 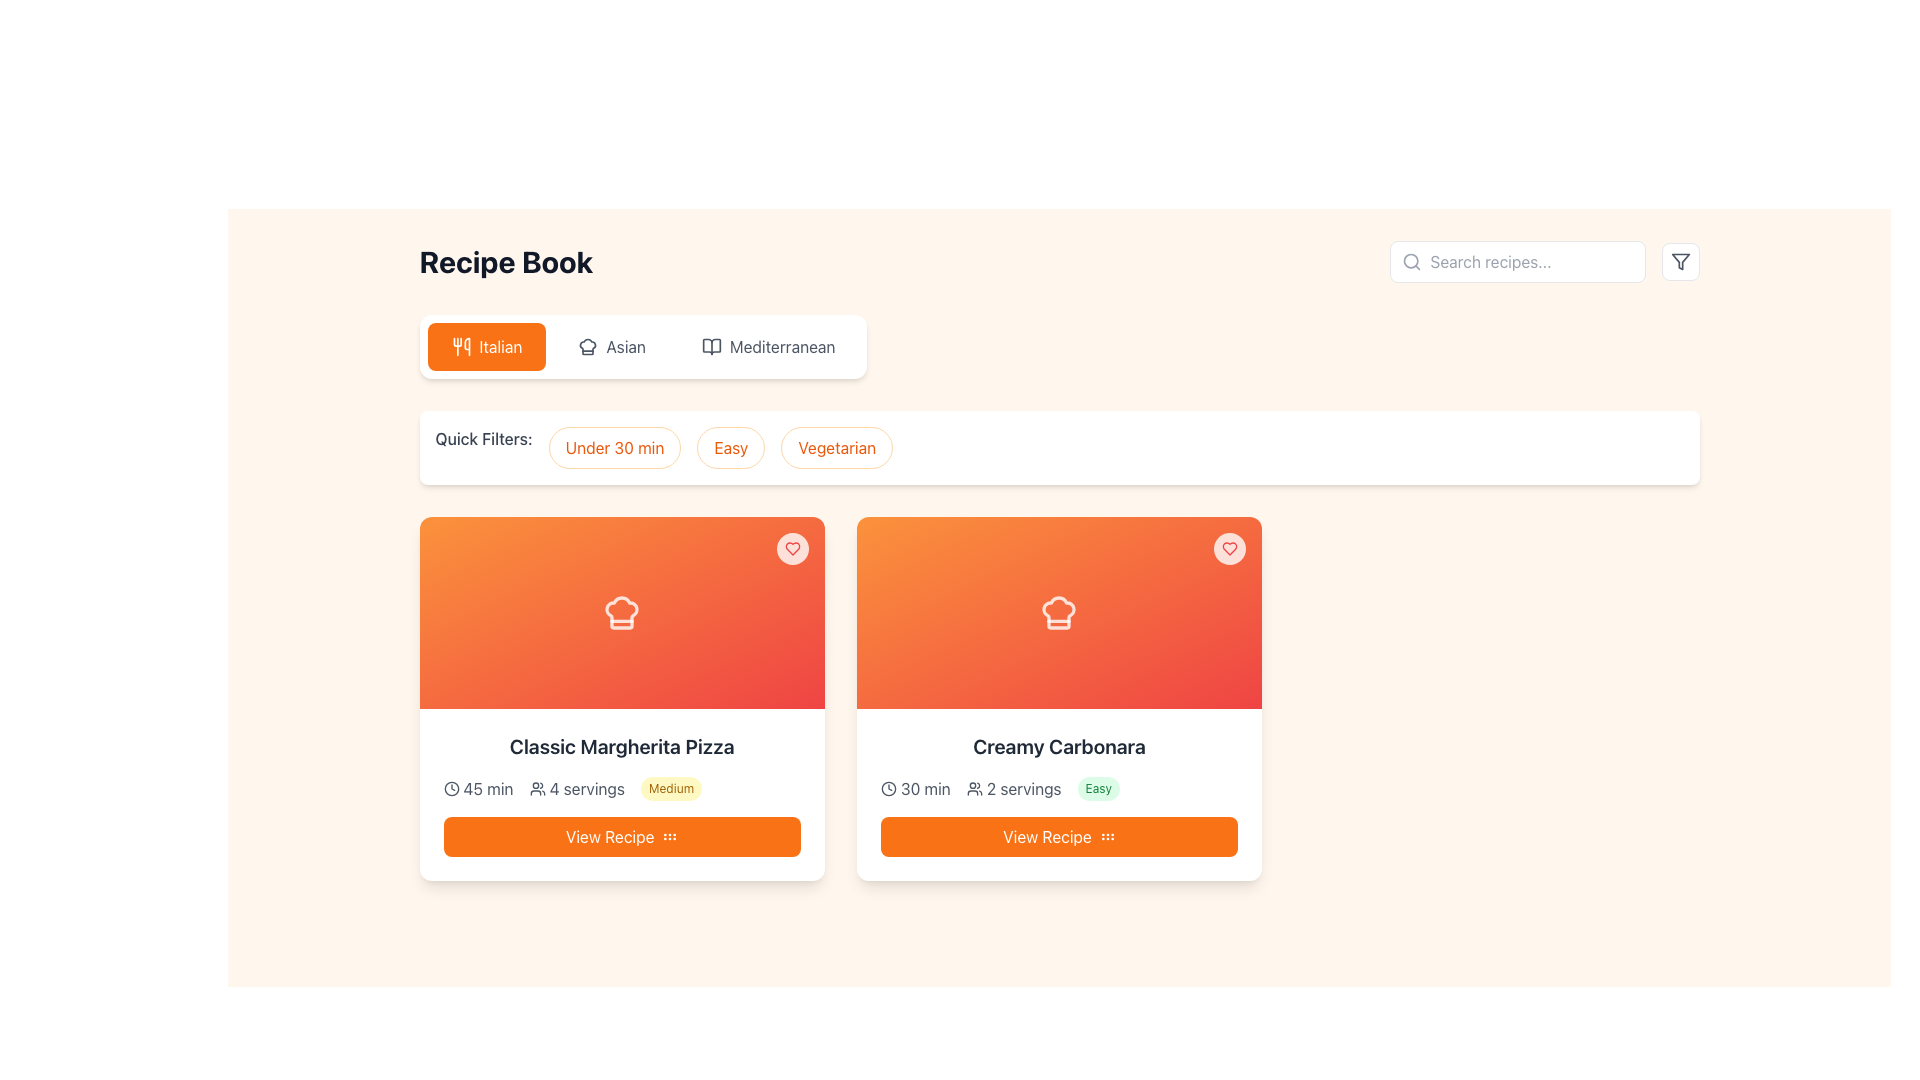 What do you see at coordinates (1058, 612) in the screenshot?
I see `the decorative banner representing the 'Creamy Carbonara' card, located in the top half above the text content and centrally aligned in the column` at bounding box center [1058, 612].